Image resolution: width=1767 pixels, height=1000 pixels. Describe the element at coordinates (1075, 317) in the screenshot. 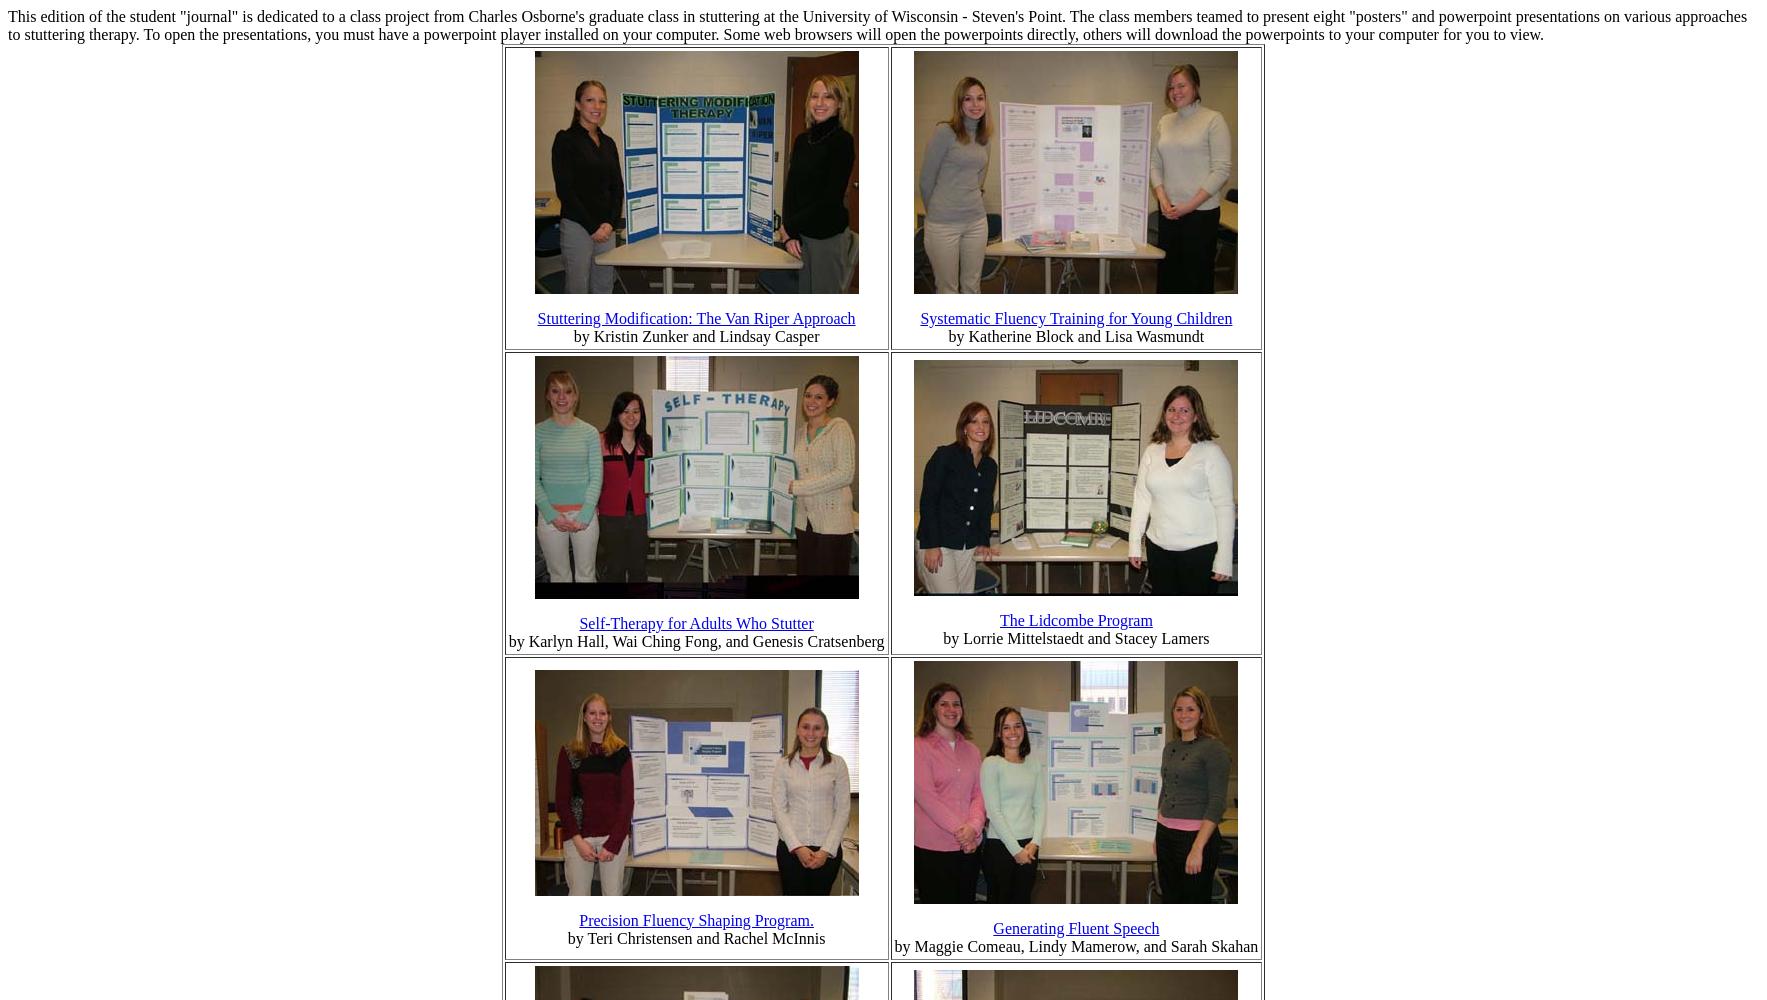

I see `'Systematic Fluency Training for Young Children'` at that location.